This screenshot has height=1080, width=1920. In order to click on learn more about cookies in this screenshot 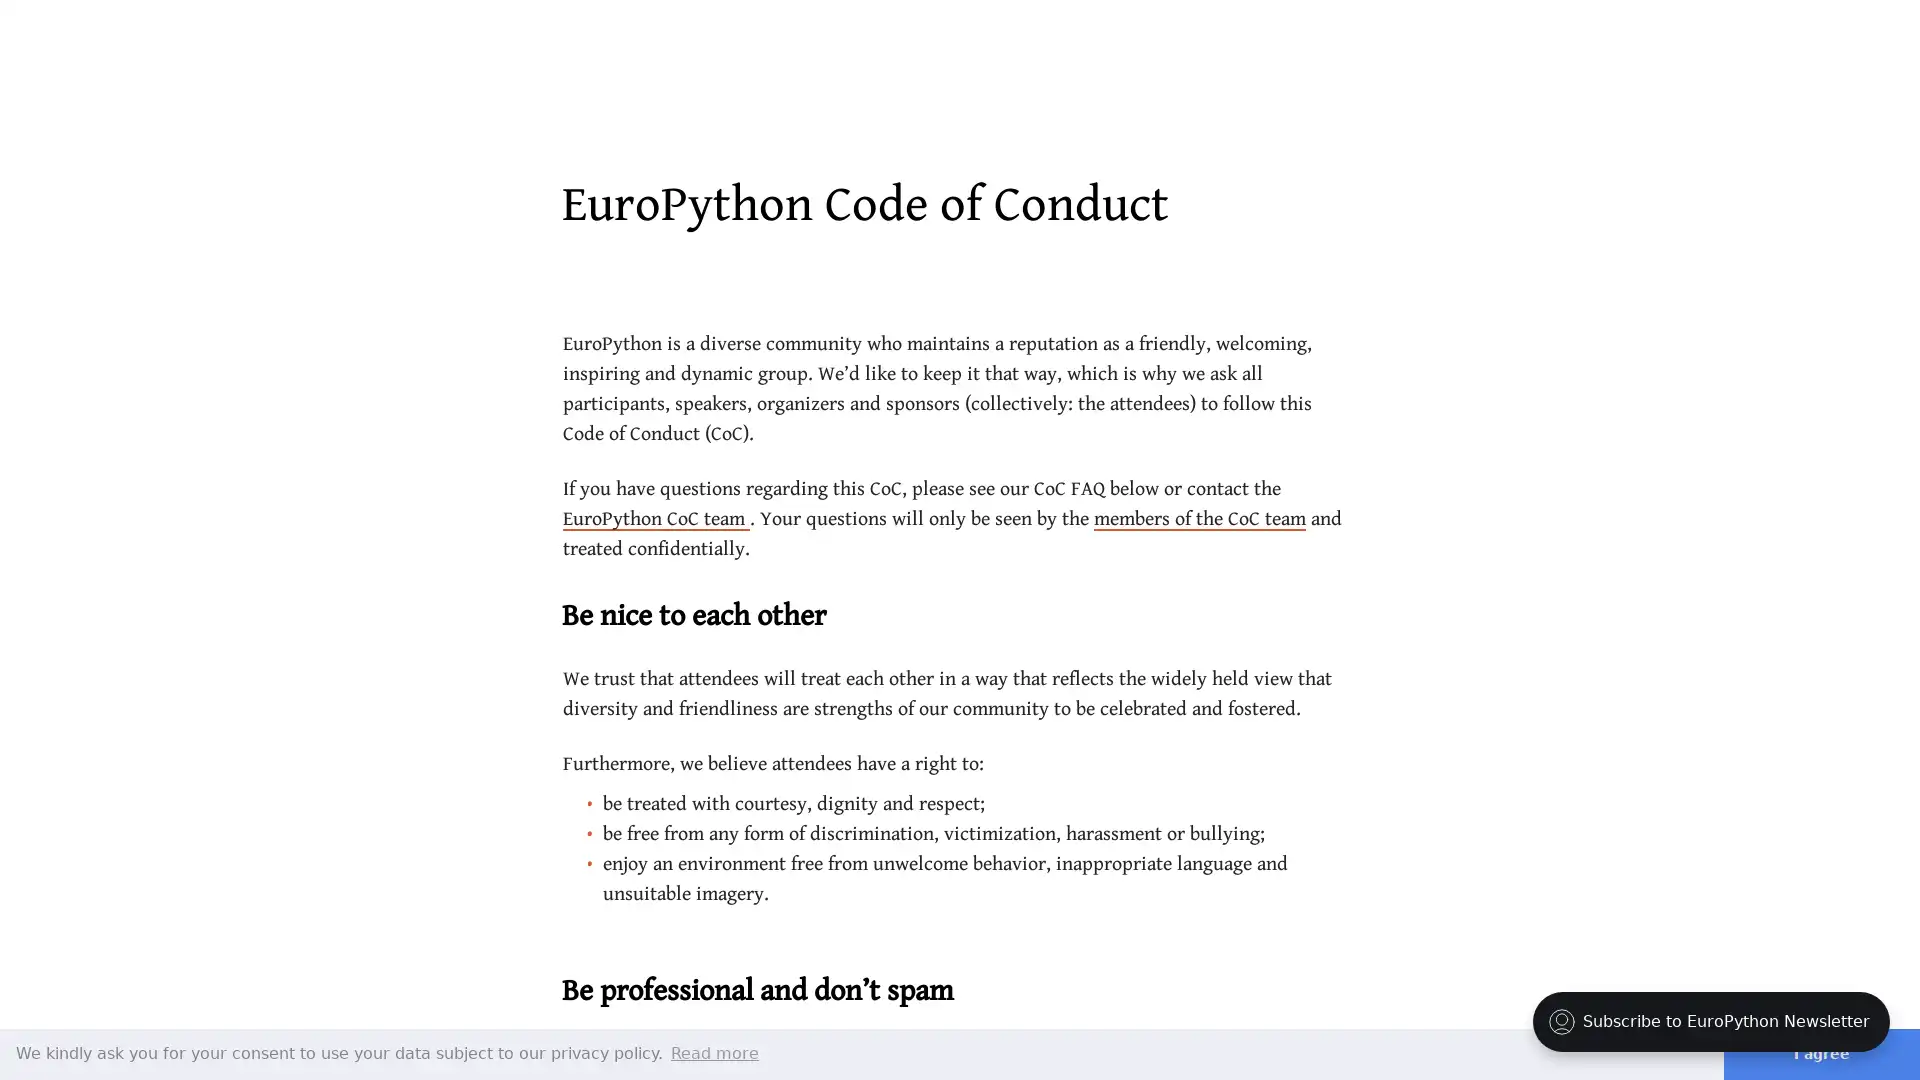, I will do `click(715, 1052)`.